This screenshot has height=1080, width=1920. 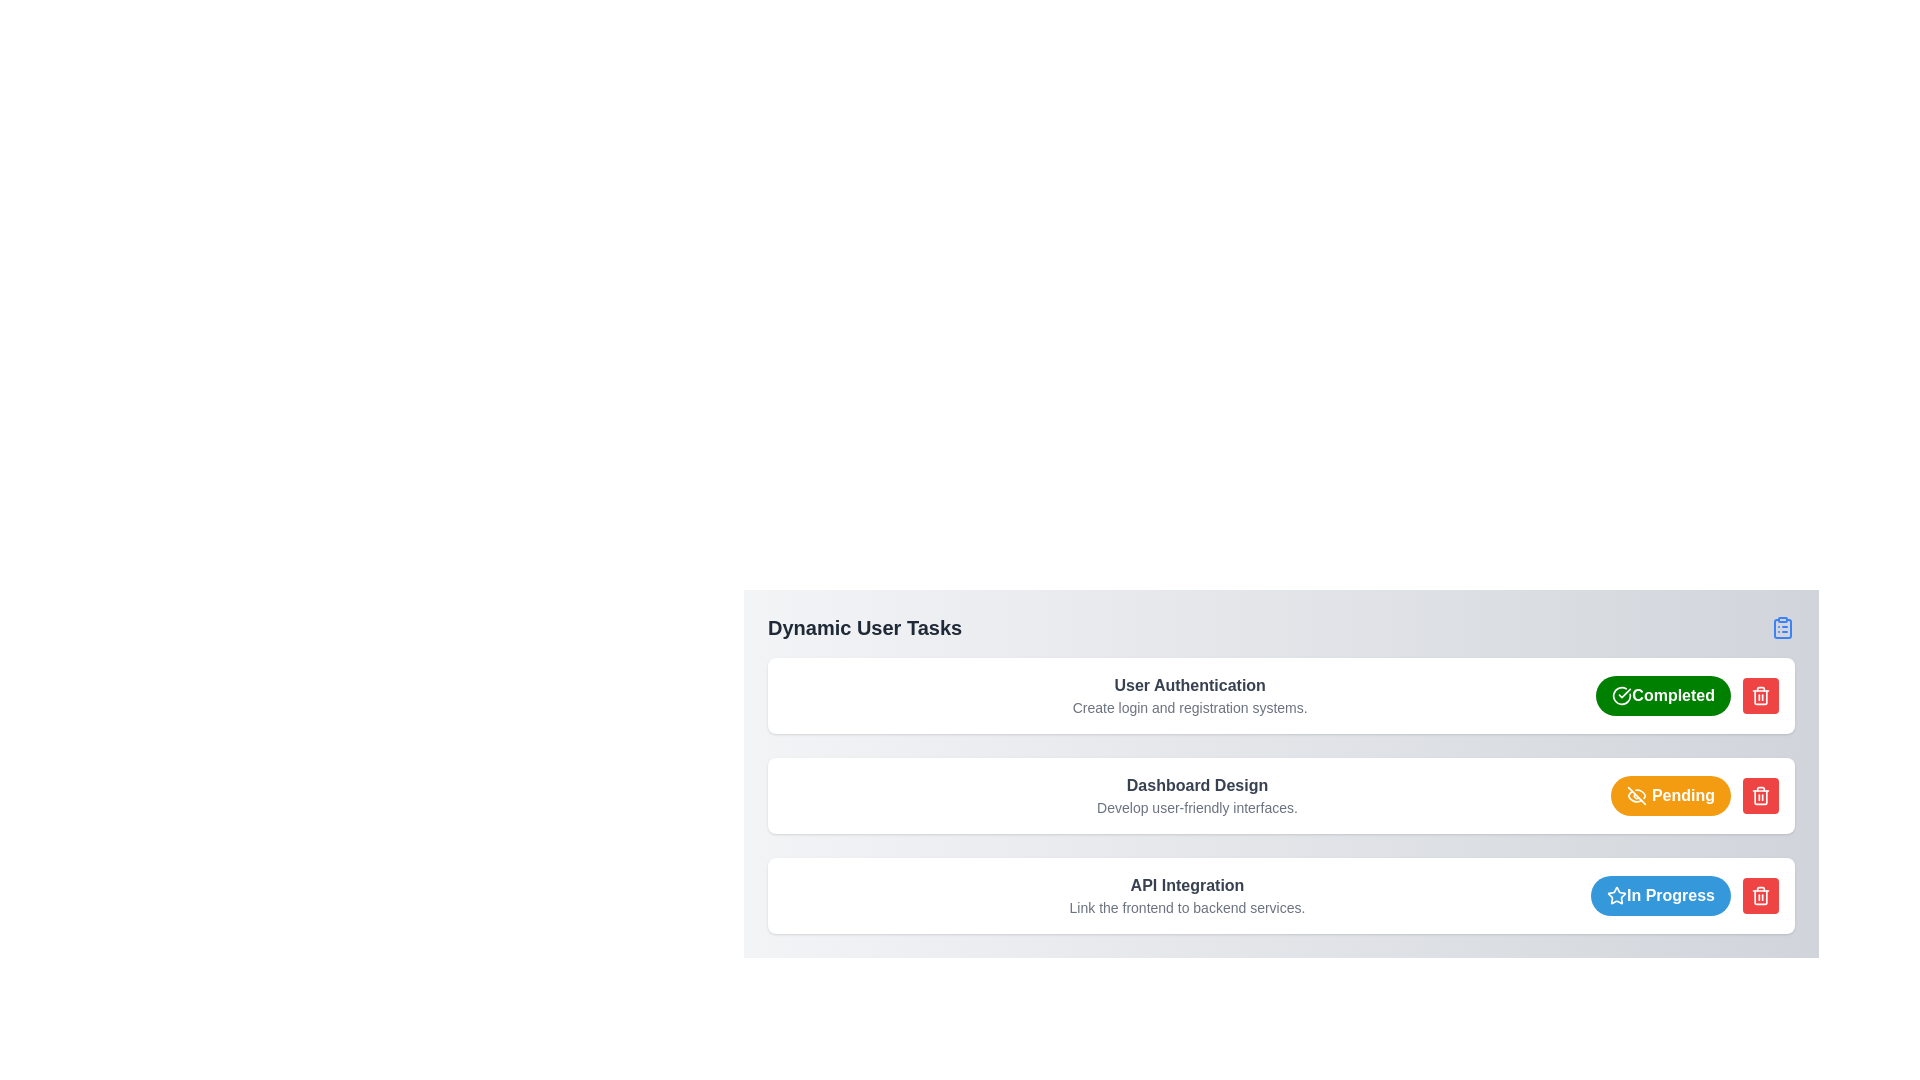 What do you see at coordinates (1197, 806) in the screenshot?
I see `the text label reading 'Develop user-friendly interfaces.' which is styled in a small gray font and positioned beneath 'Dashboard Design' in the middle task card` at bounding box center [1197, 806].